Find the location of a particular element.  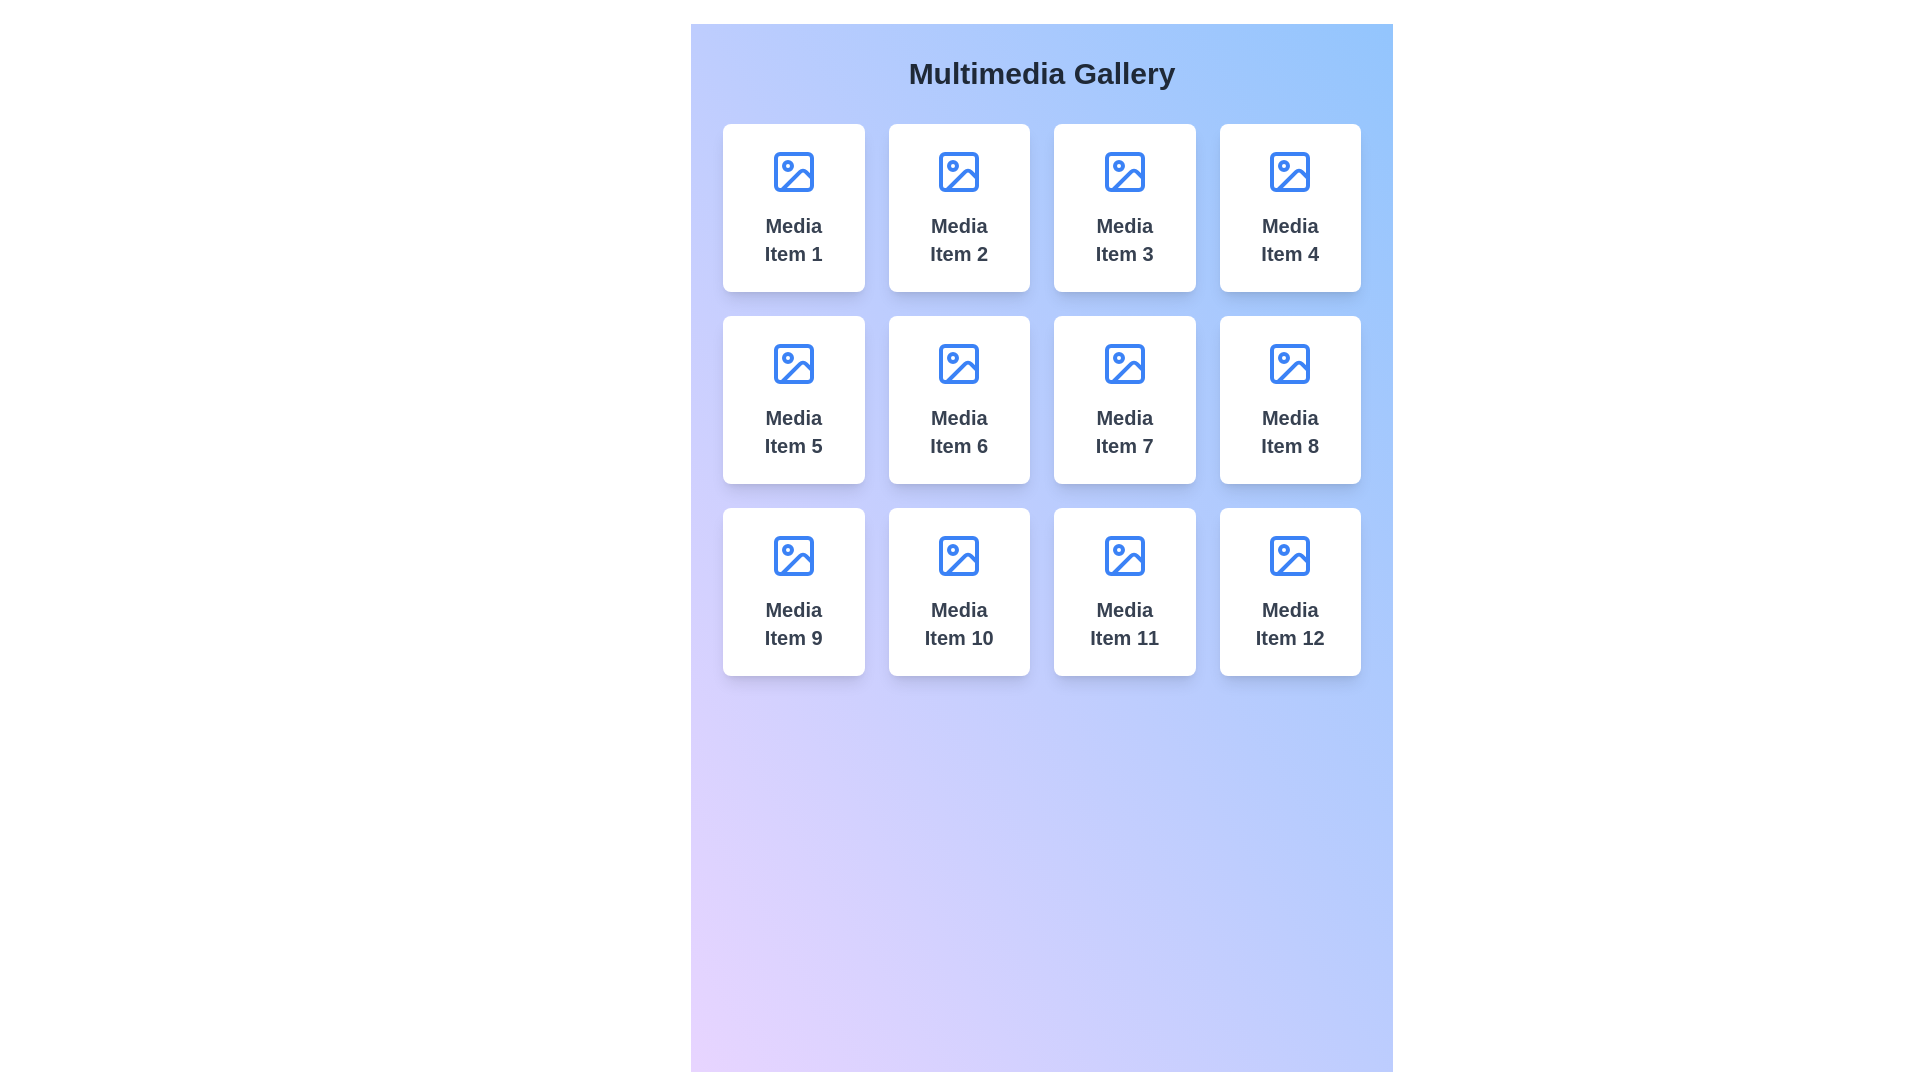

the decorative icon indicating media content within the card labeled 'Media Item 8', located in the third column, second row of the grid layout is located at coordinates (1290, 363).